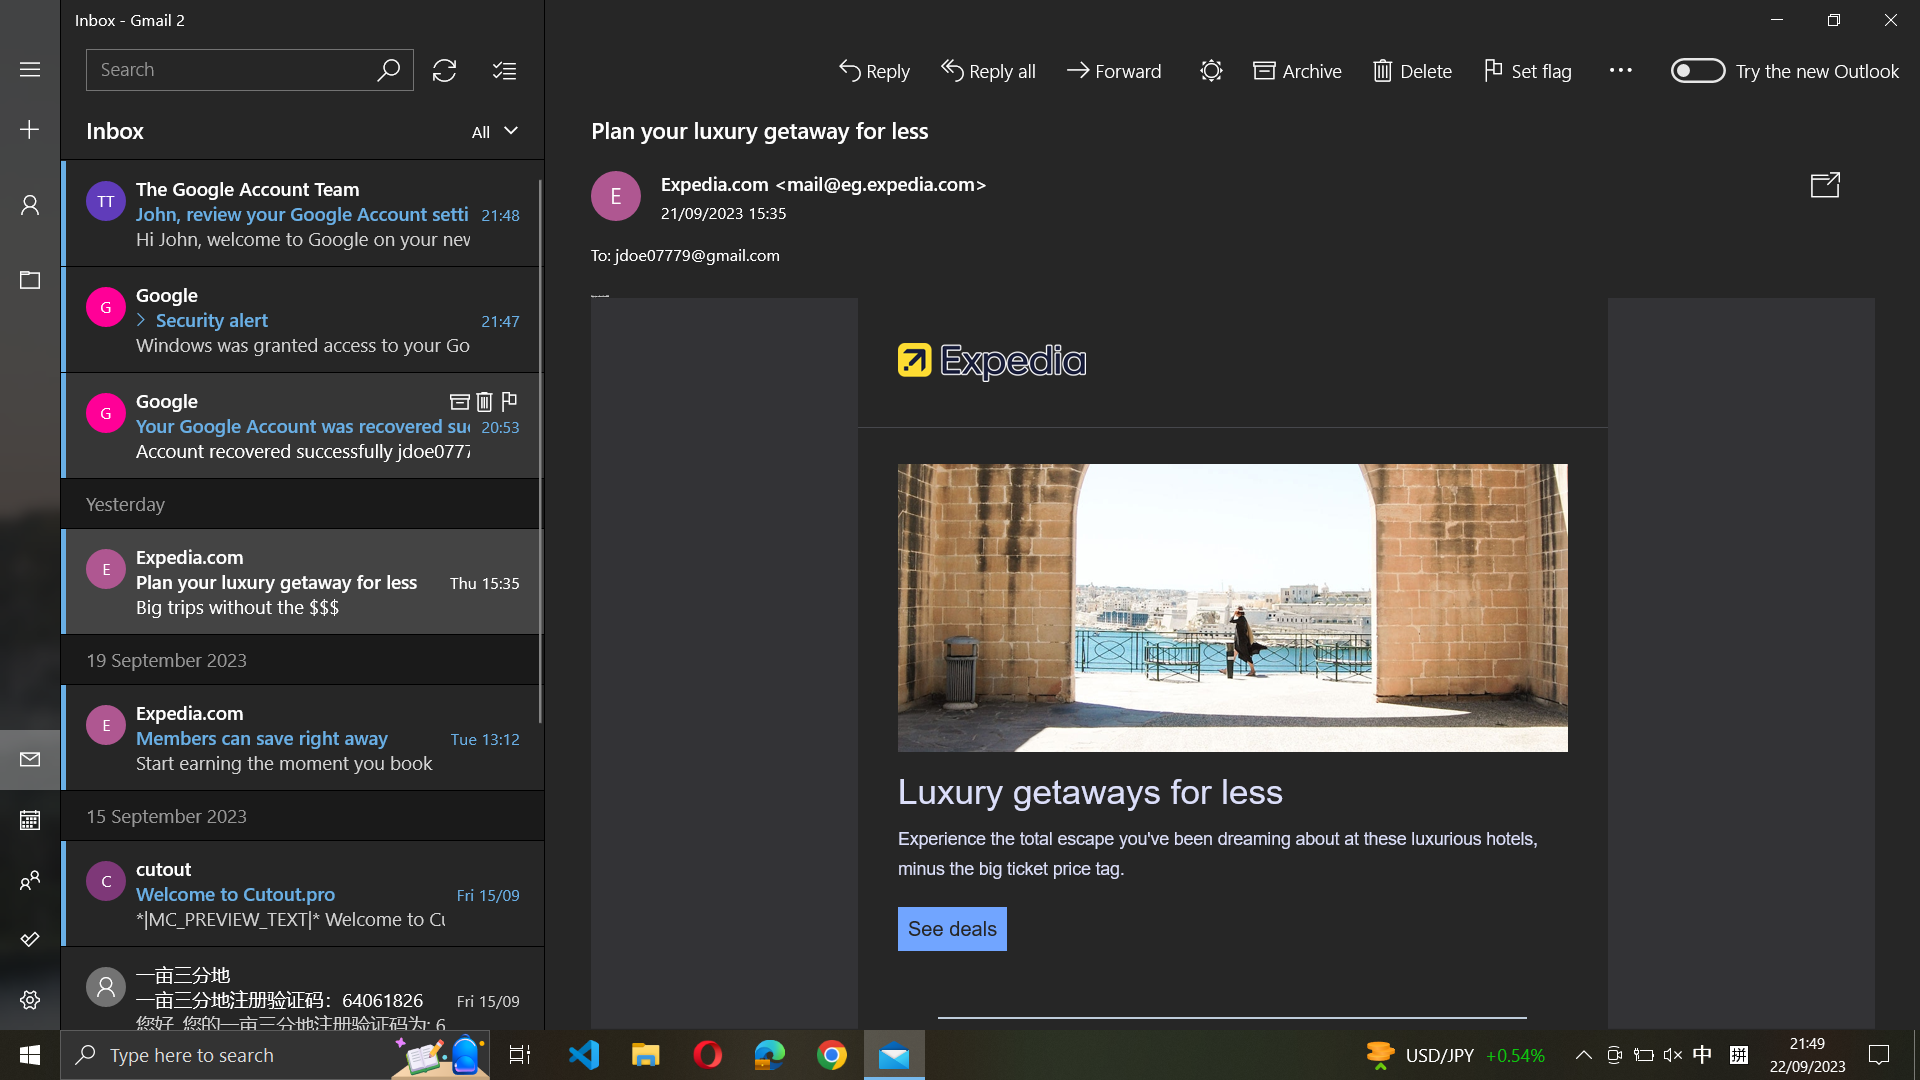  Describe the element at coordinates (1295, 67) in the screenshot. I see `Move the present email to archive` at that location.